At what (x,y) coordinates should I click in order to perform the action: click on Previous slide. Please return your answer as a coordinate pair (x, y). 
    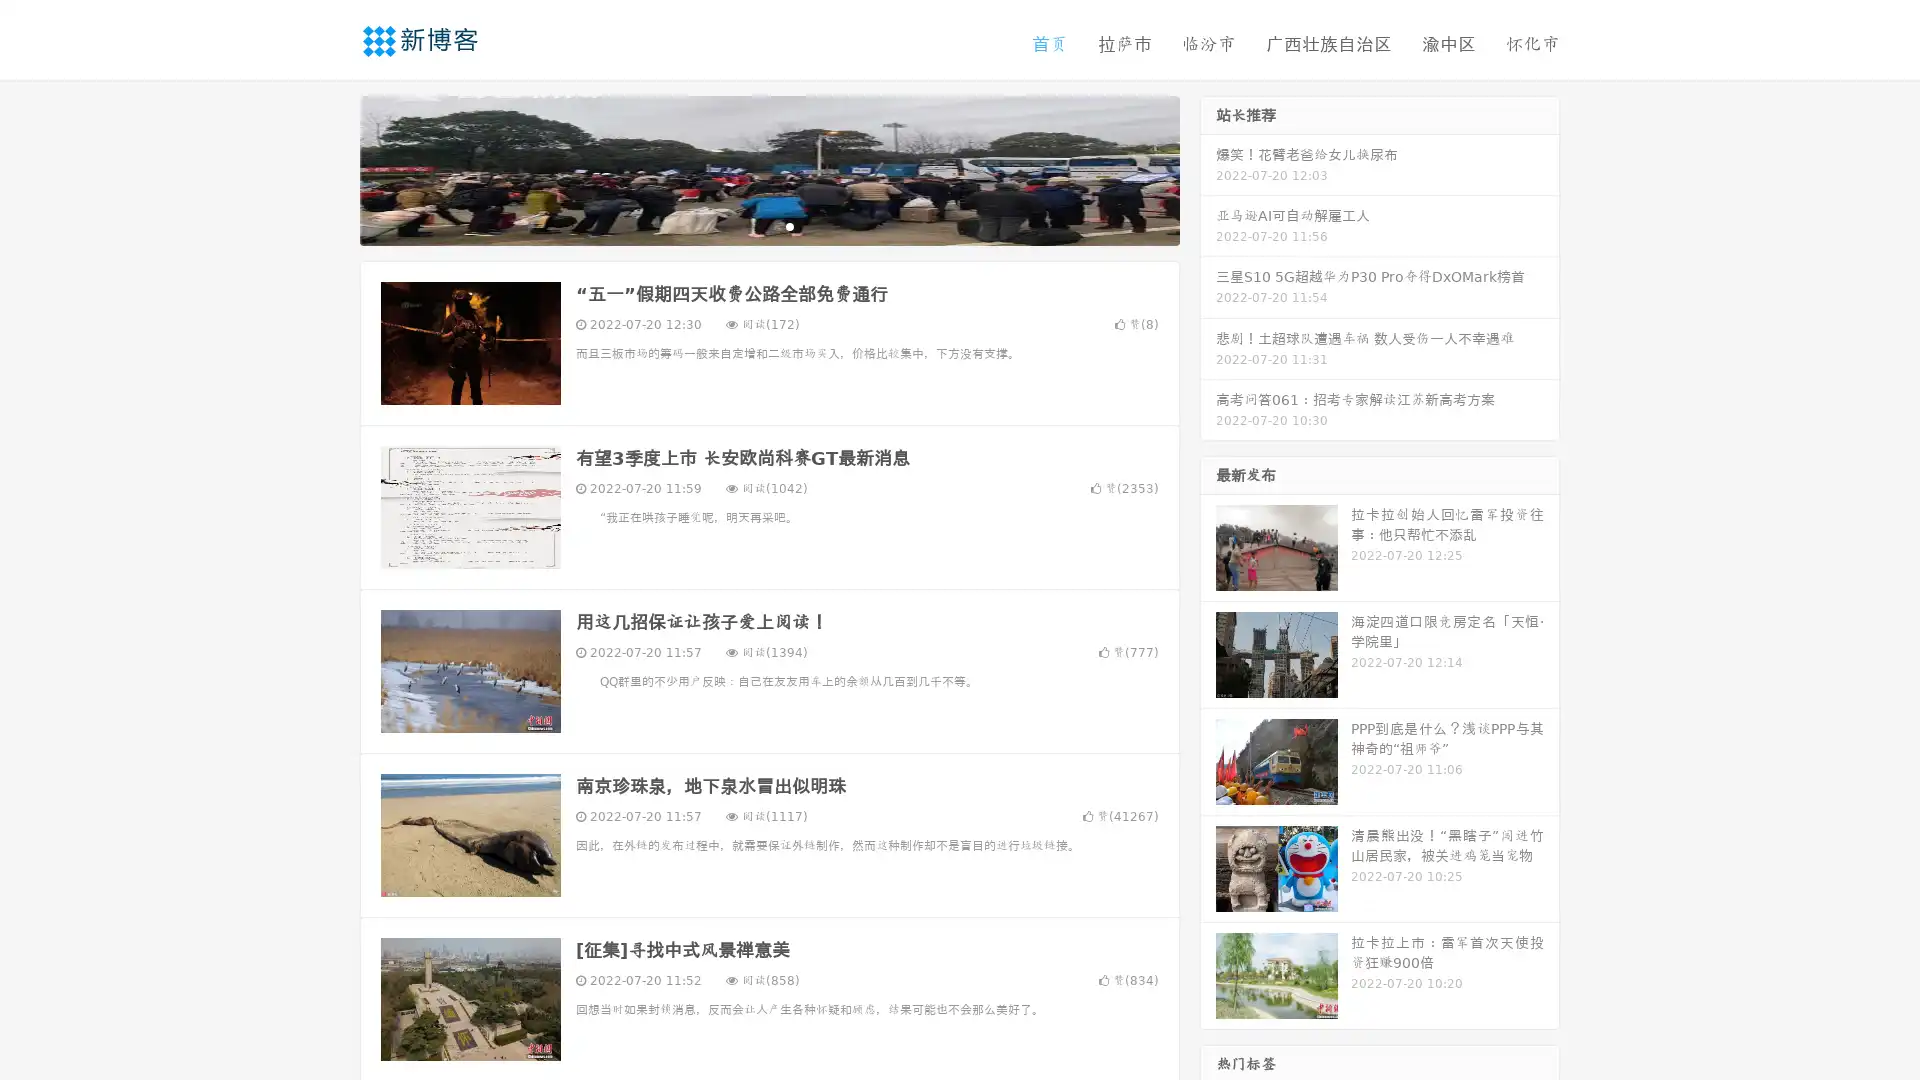
    Looking at the image, I should click on (330, 168).